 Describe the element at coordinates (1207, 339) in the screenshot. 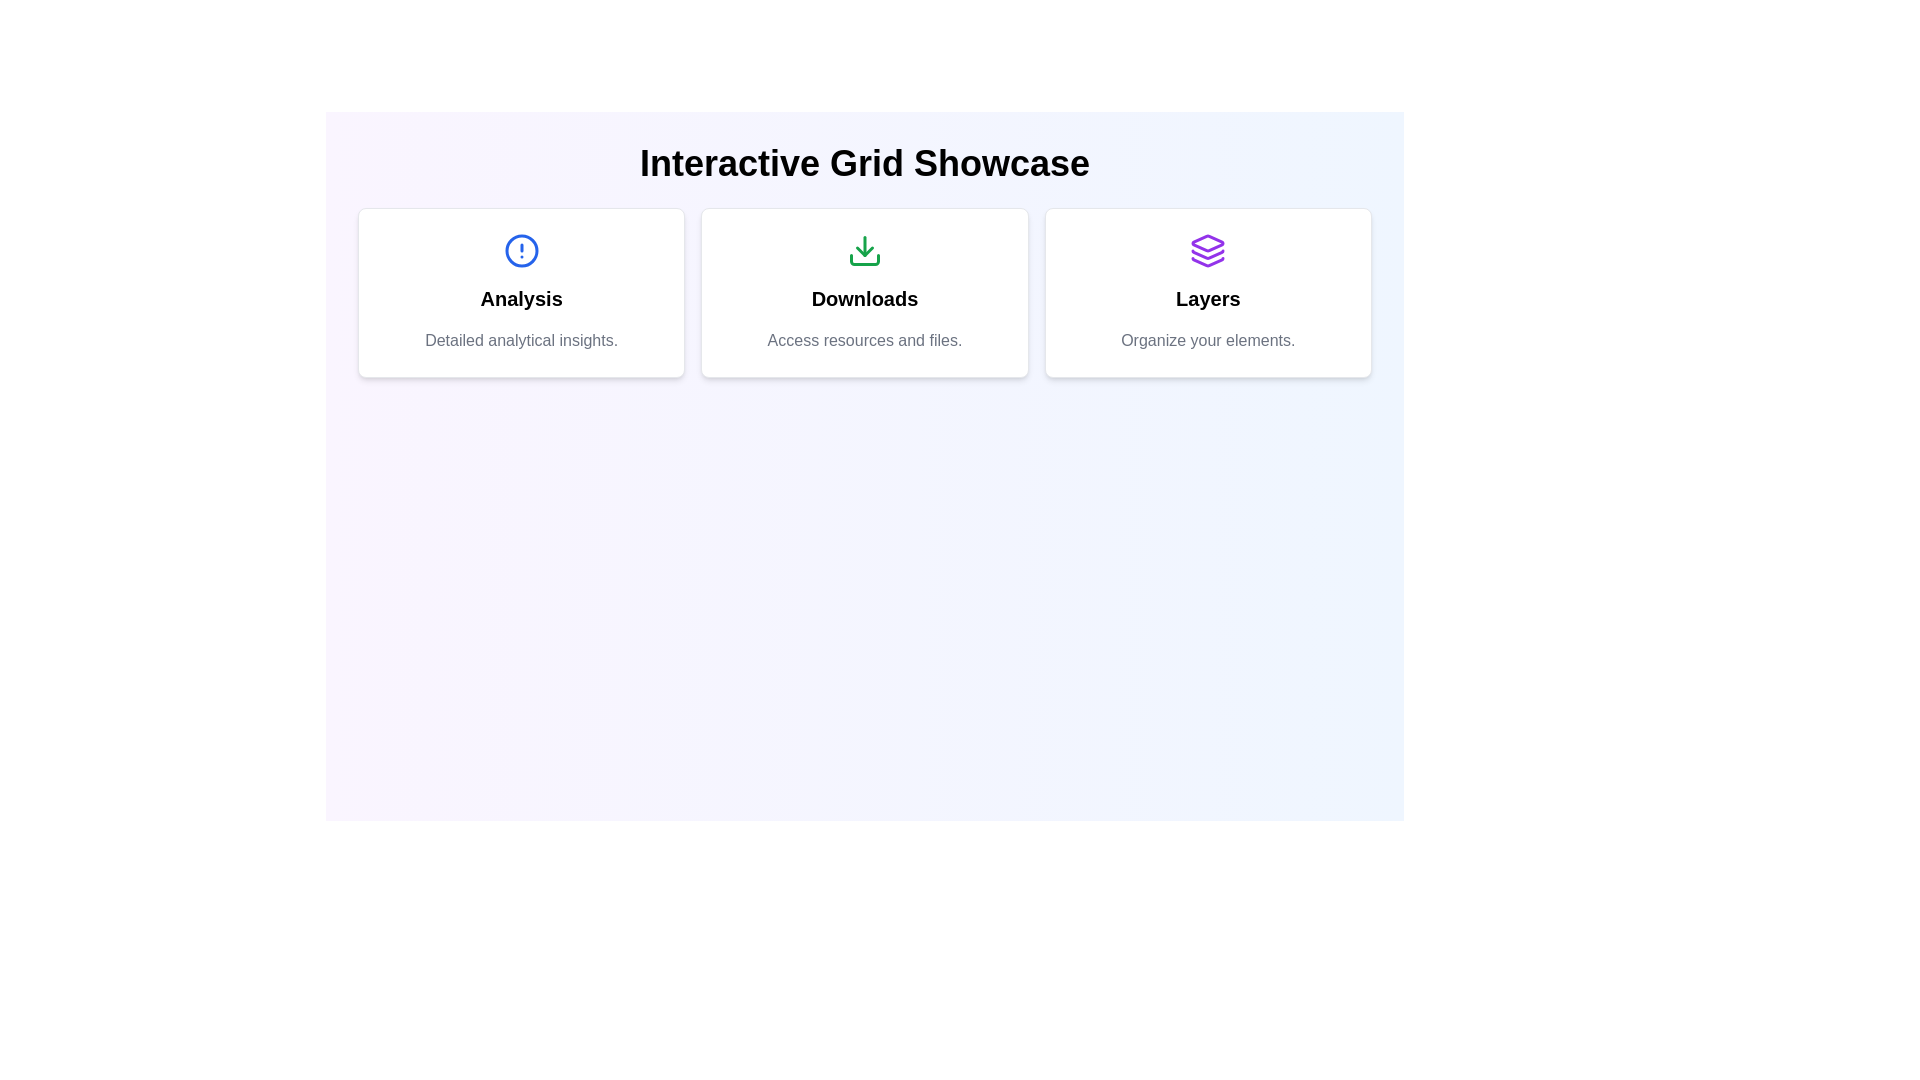

I see `the second text label under the 'Layers' section of the third card in the row of cards, which provides additional information regarding its function or purpose` at that location.